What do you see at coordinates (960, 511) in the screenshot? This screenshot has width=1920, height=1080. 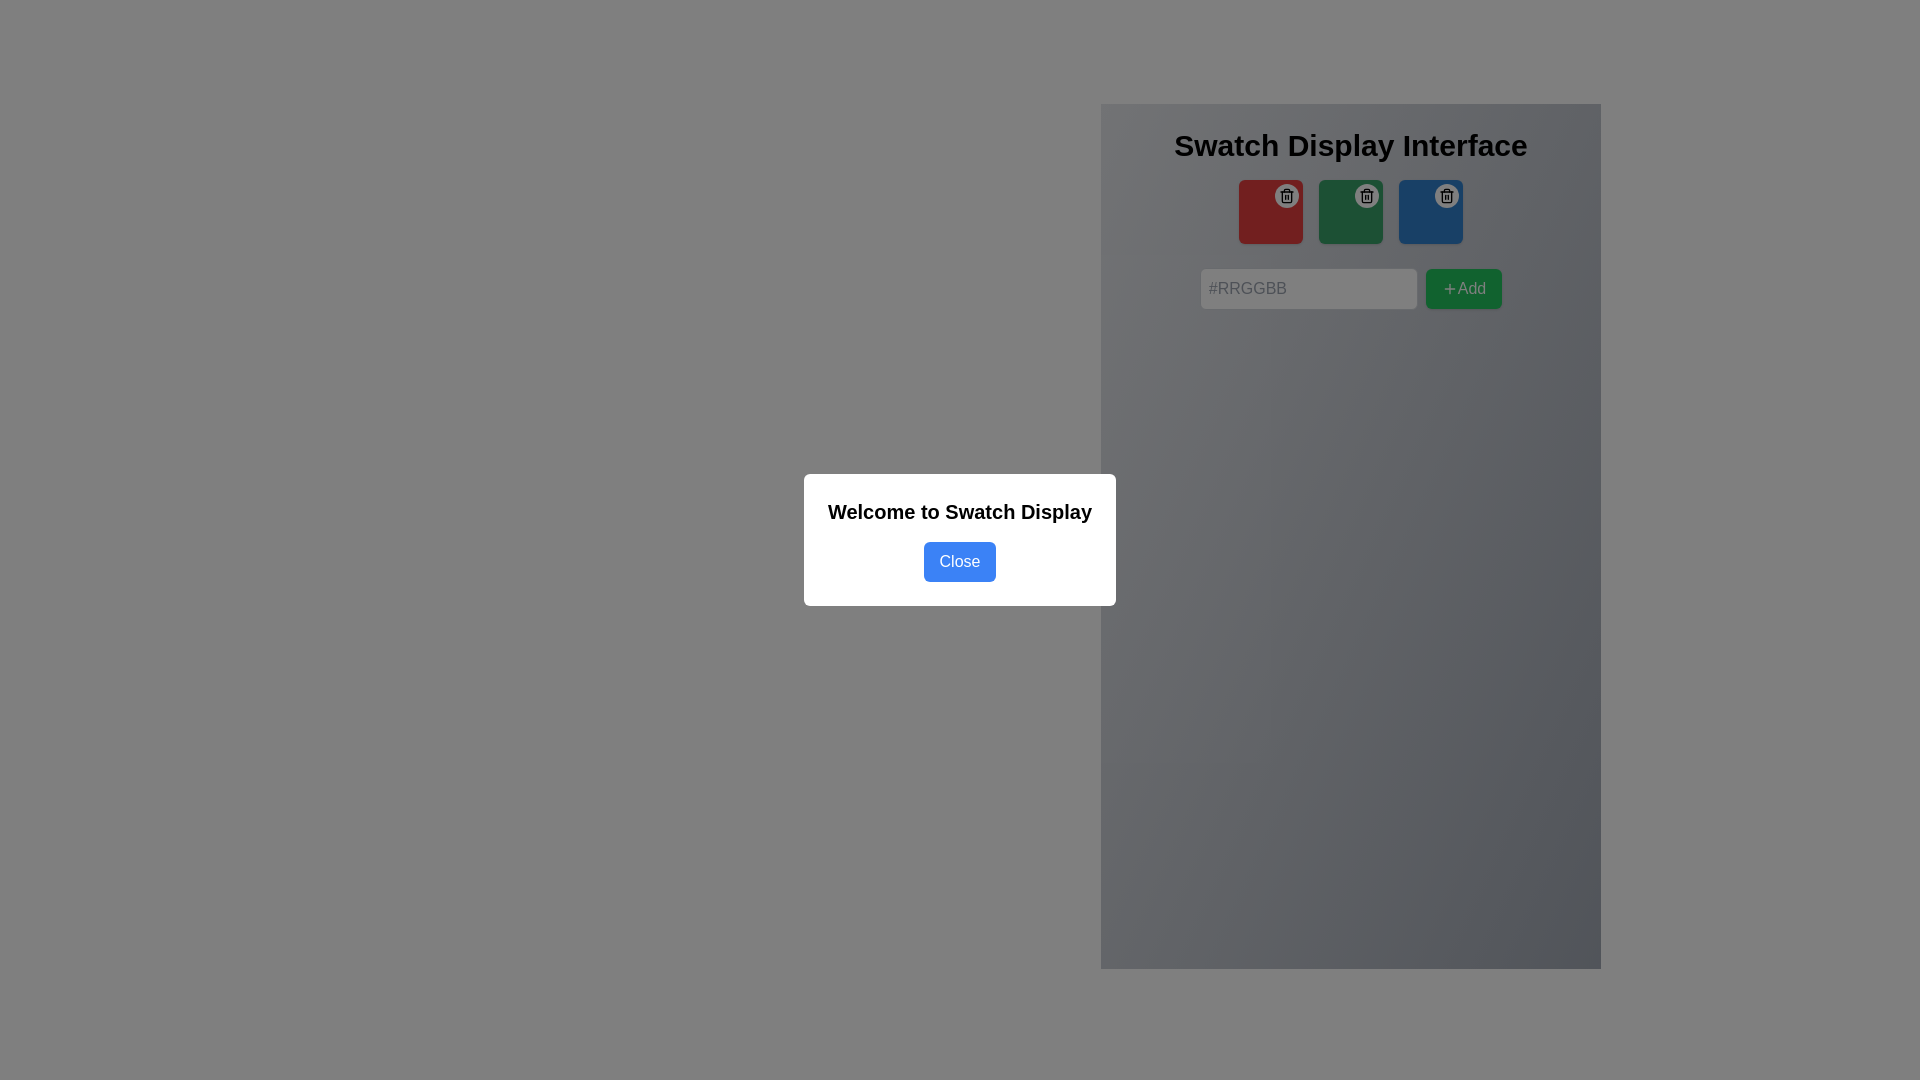 I see `the heading element that introduces the content of the modal dialog, located above the blue 'Close' button` at bounding box center [960, 511].